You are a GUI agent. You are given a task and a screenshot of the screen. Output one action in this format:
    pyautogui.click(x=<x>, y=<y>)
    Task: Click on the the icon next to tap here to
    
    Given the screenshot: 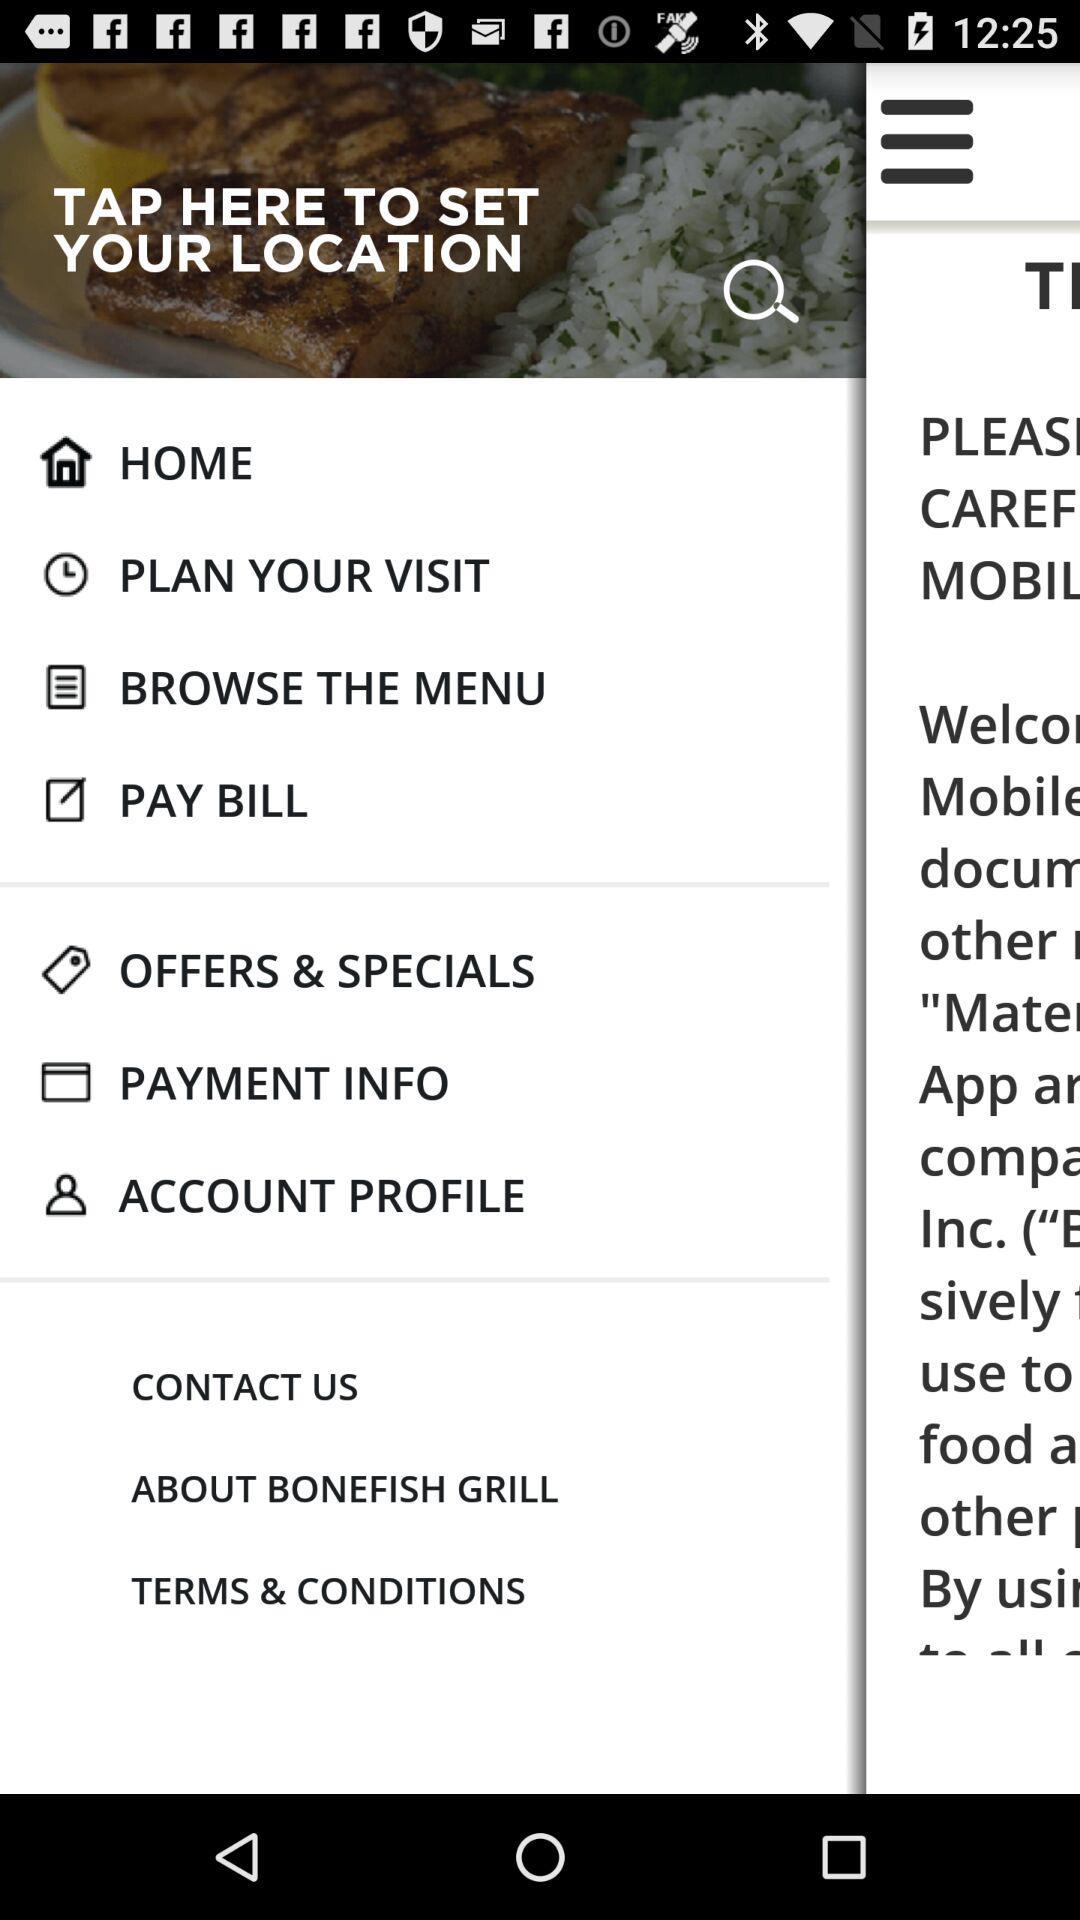 What is the action you would take?
    pyautogui.click(x=761, y=282)
    